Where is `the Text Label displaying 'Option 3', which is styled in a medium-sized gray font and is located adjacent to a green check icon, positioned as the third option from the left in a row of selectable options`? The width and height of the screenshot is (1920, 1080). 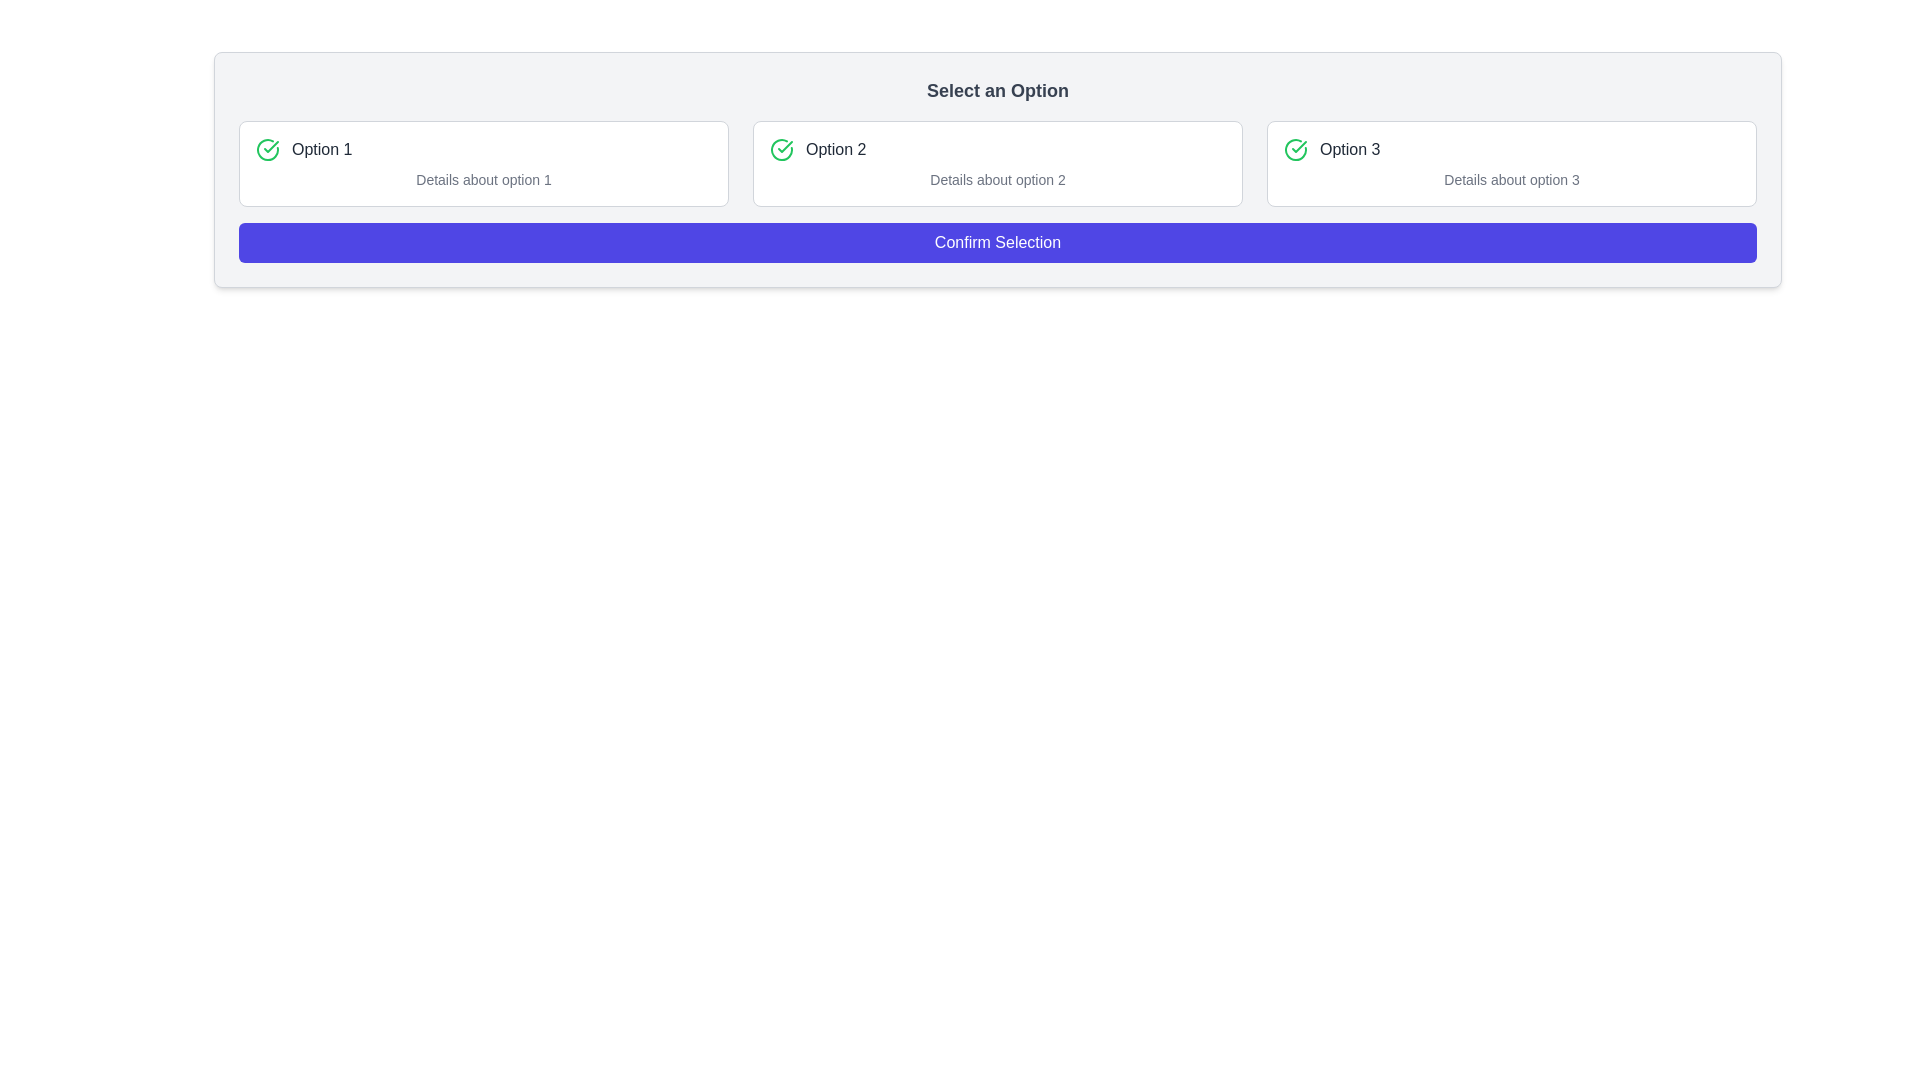 the Text Label displaying 'Option 3', which is styled in a medium-sized gray font and is located adjacent to a green check icon, positioned as the third option from the left in a row of selectable options is located at coordinates (1350, 149).